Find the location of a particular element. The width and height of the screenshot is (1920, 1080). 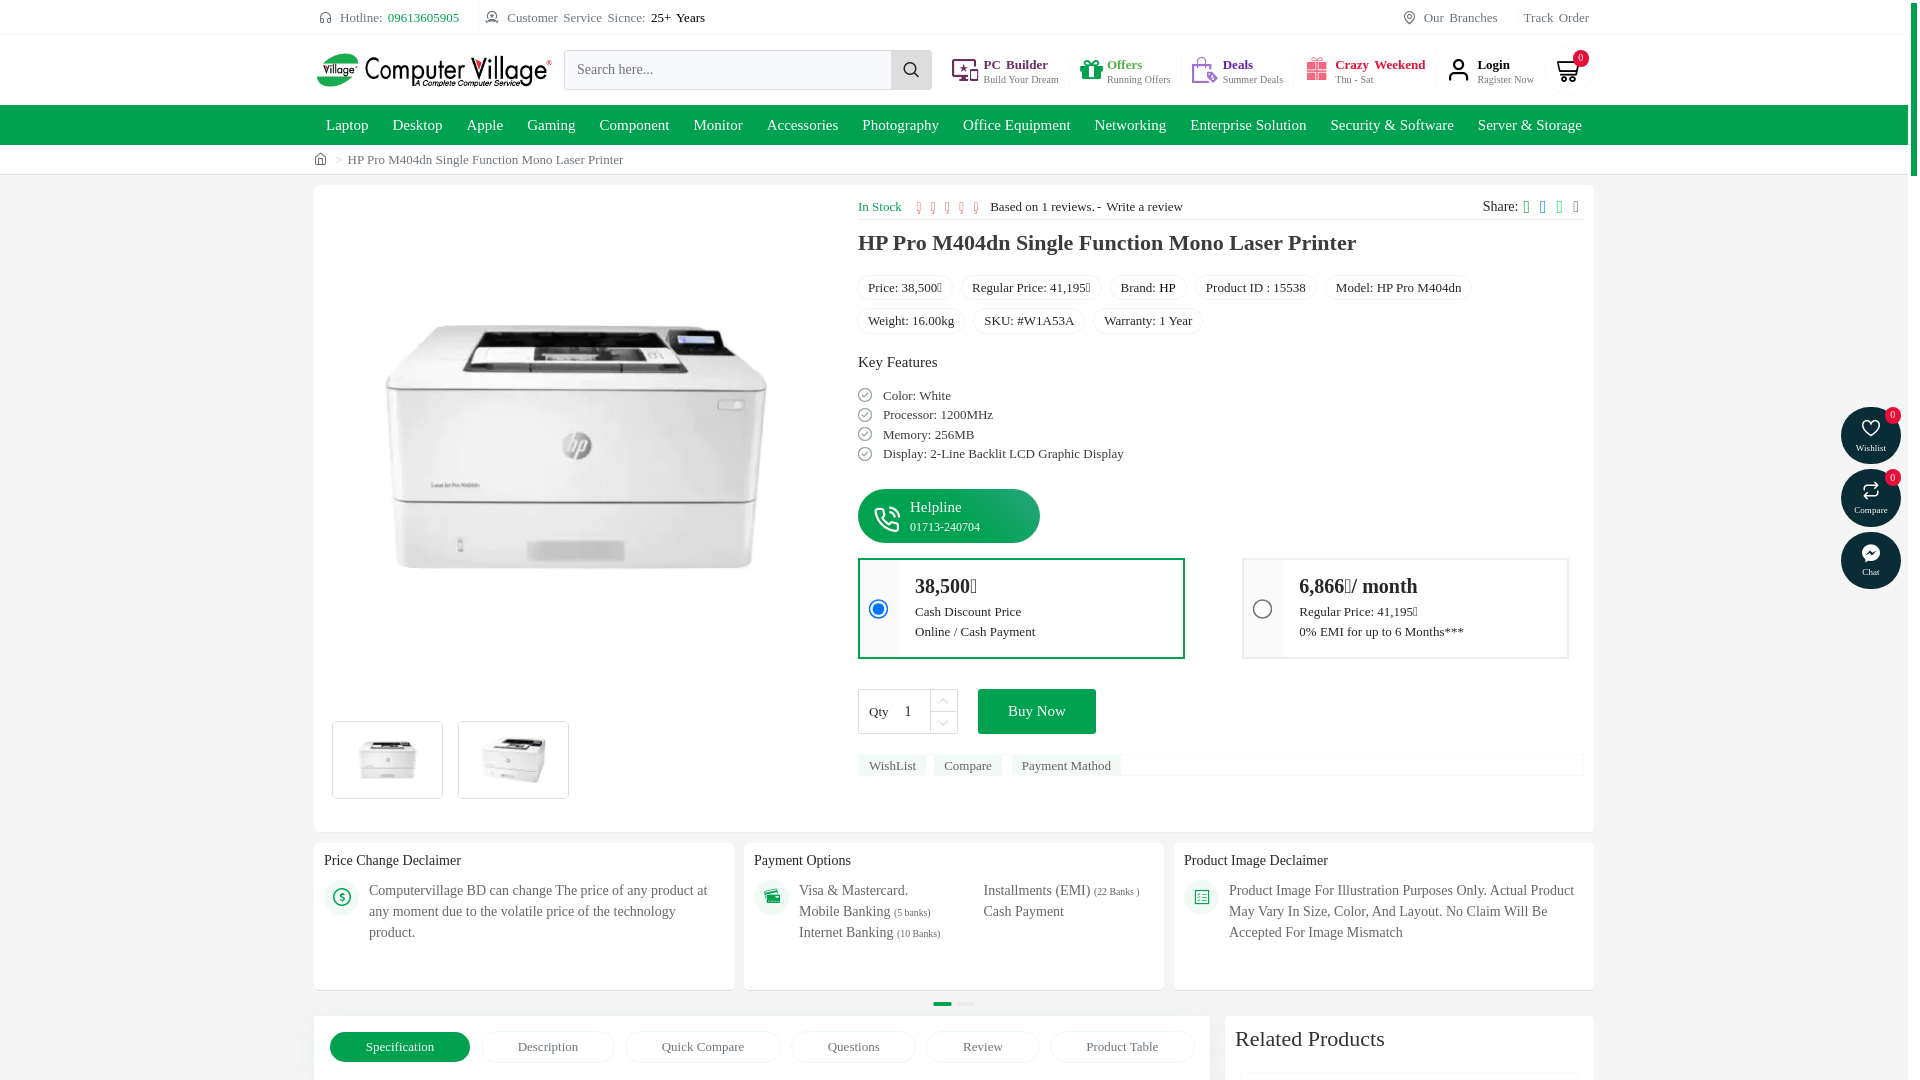

'Chat' is located at coordinates (1870, 560).